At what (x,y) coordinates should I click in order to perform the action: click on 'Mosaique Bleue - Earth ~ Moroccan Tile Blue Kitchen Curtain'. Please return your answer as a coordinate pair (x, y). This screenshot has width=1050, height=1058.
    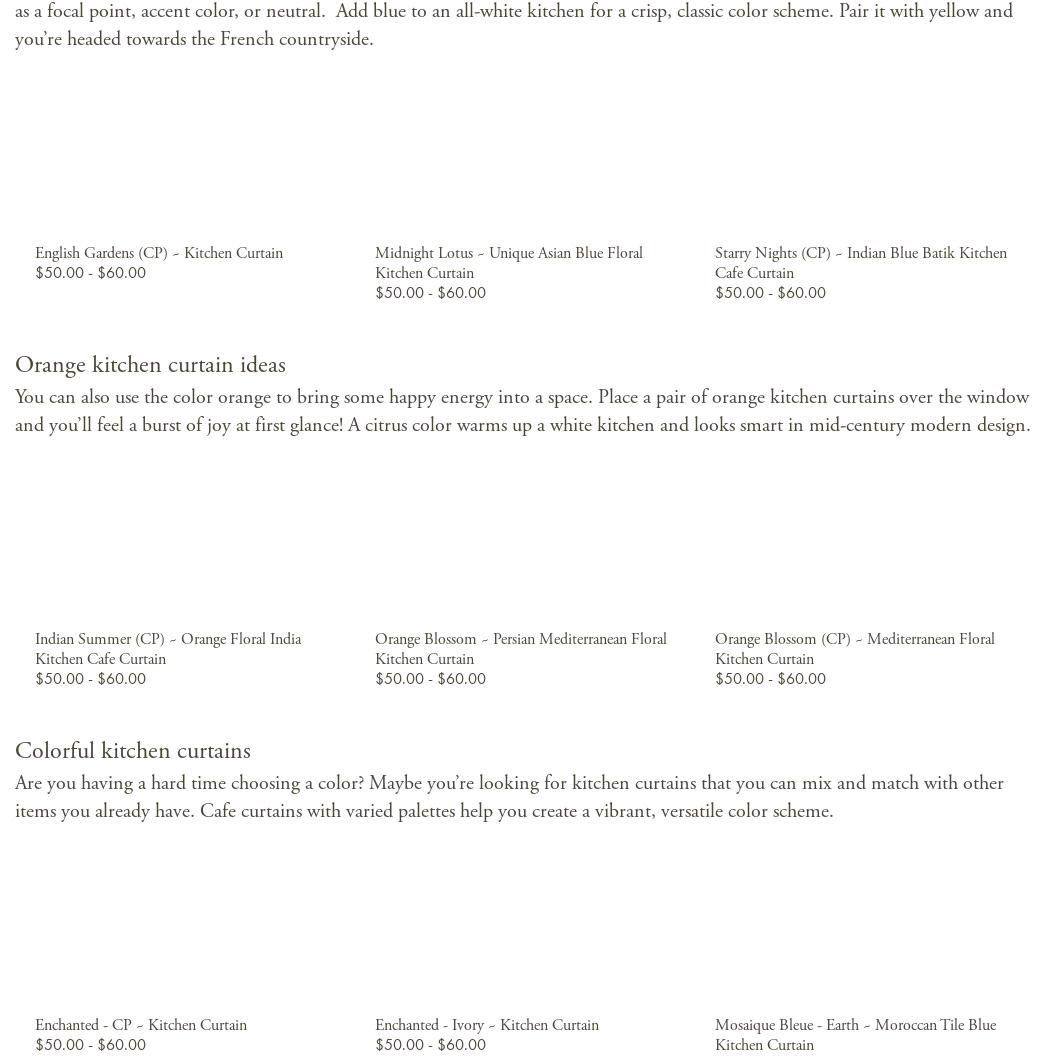
    Looking at the image, I should click on (713, 1033).